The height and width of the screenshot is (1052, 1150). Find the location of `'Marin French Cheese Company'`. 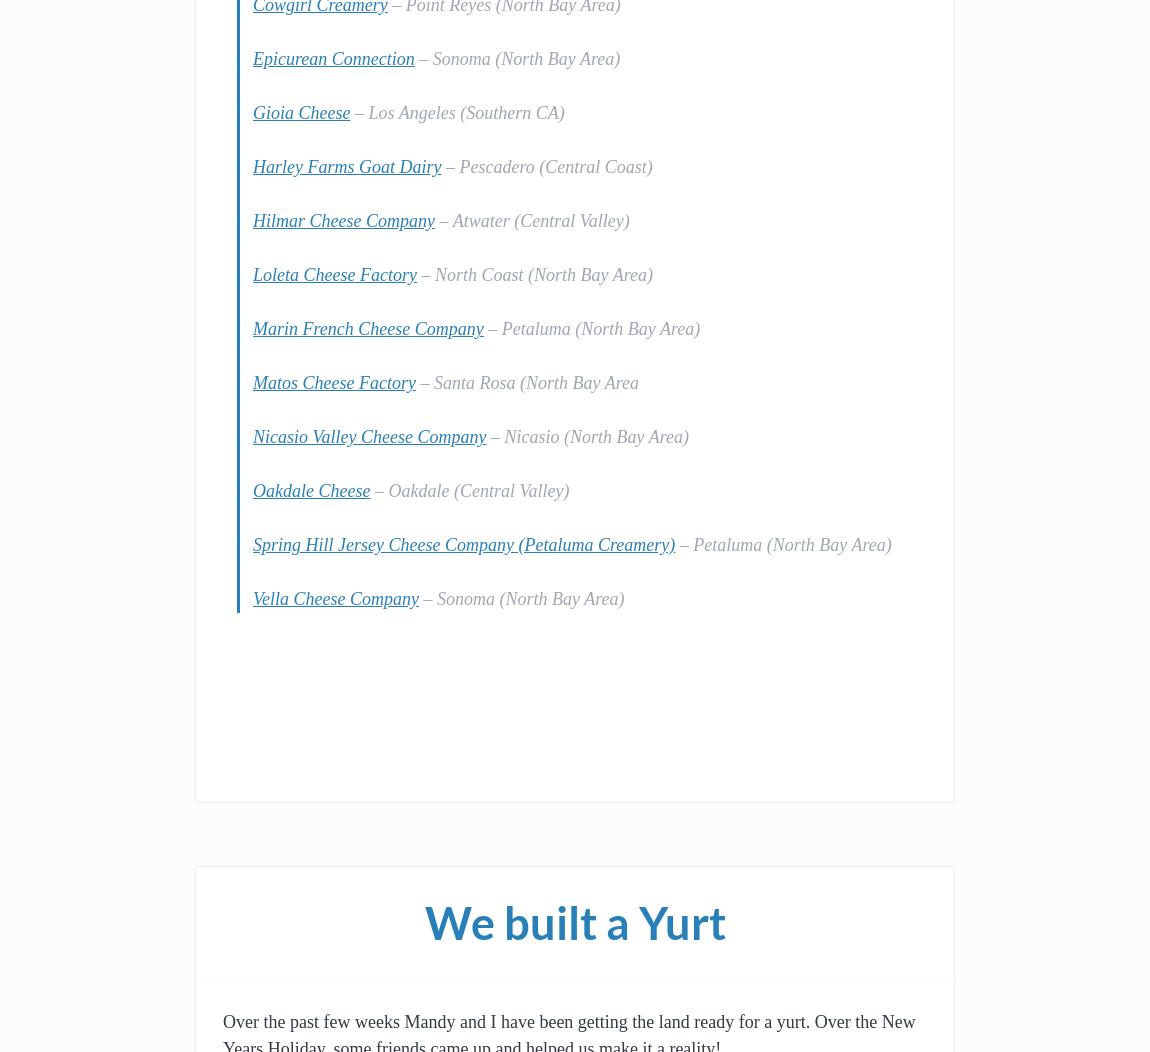

'Marin French Cheese Company' is located at coordinates (368, 327).